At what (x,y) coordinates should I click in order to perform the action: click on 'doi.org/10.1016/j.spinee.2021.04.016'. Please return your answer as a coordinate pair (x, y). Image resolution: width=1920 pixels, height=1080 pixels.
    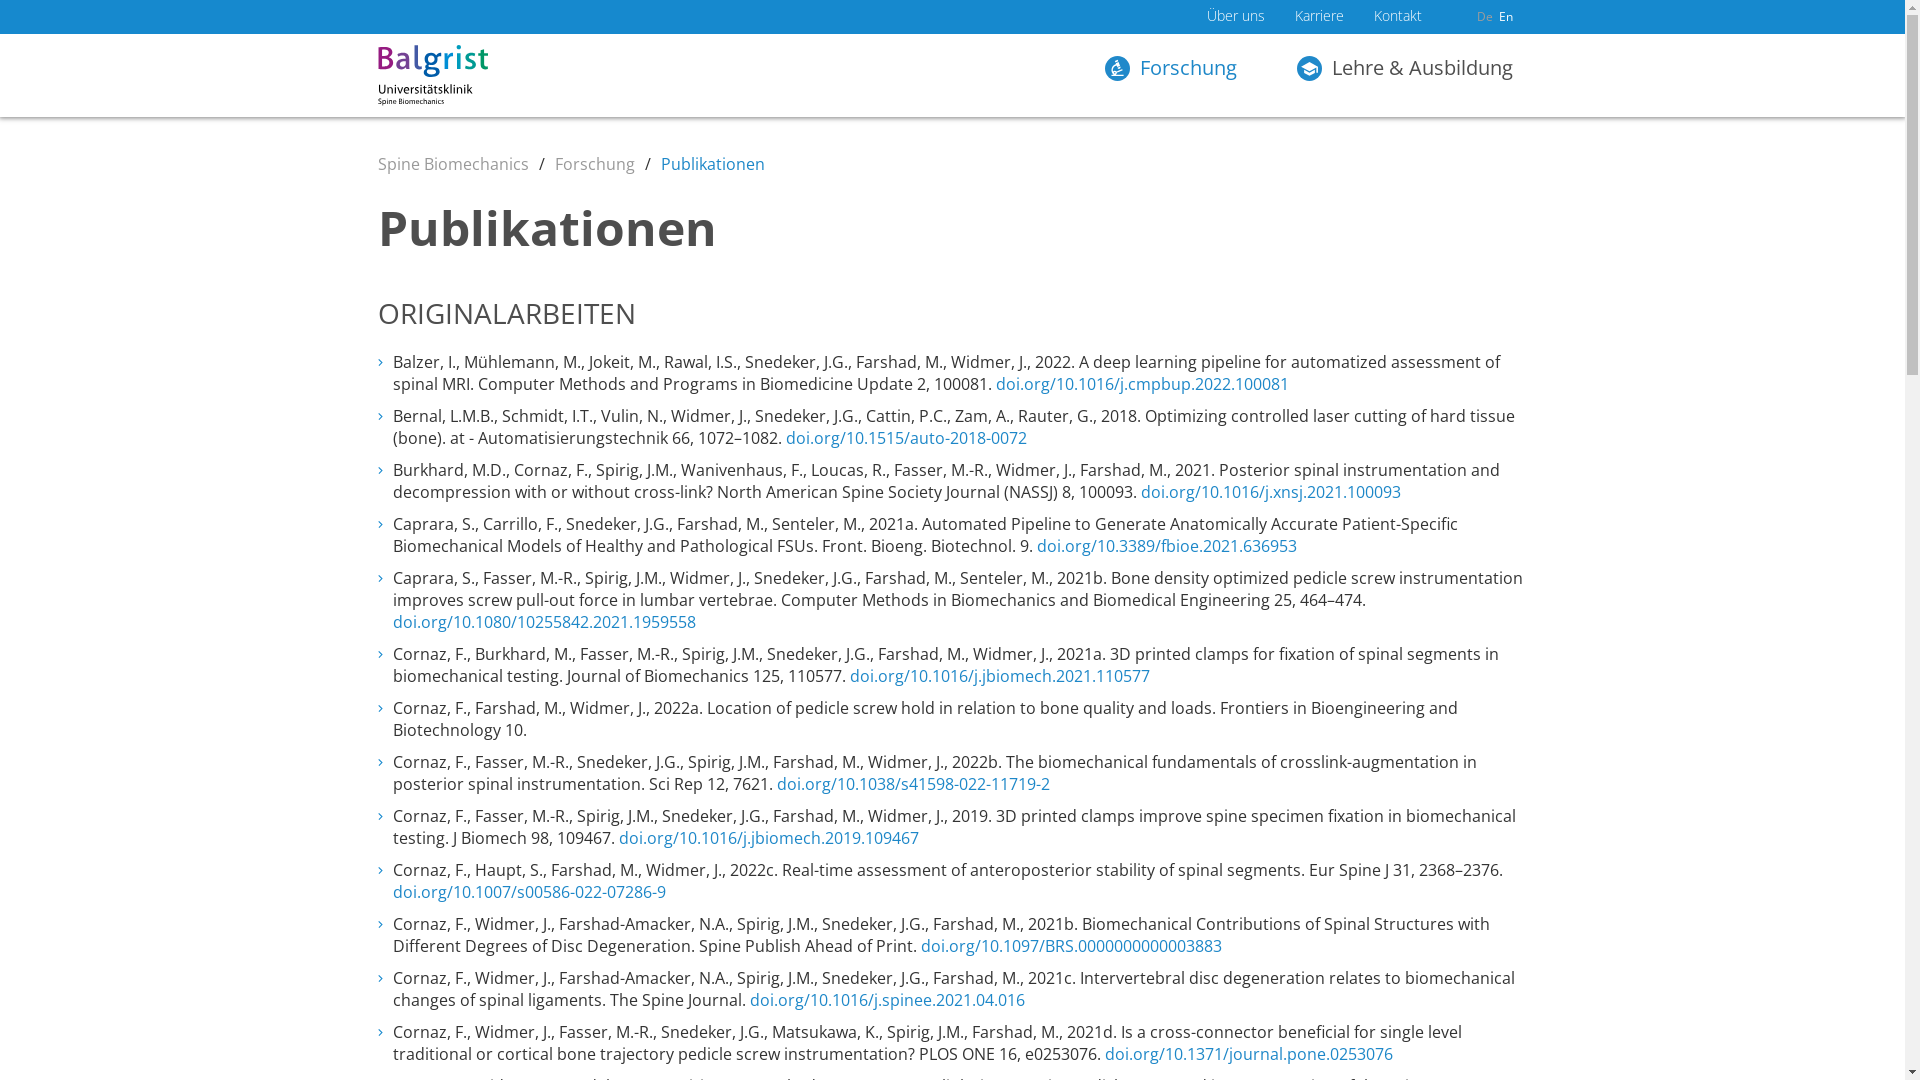
    Looking at the image, I should click on (886, 999).